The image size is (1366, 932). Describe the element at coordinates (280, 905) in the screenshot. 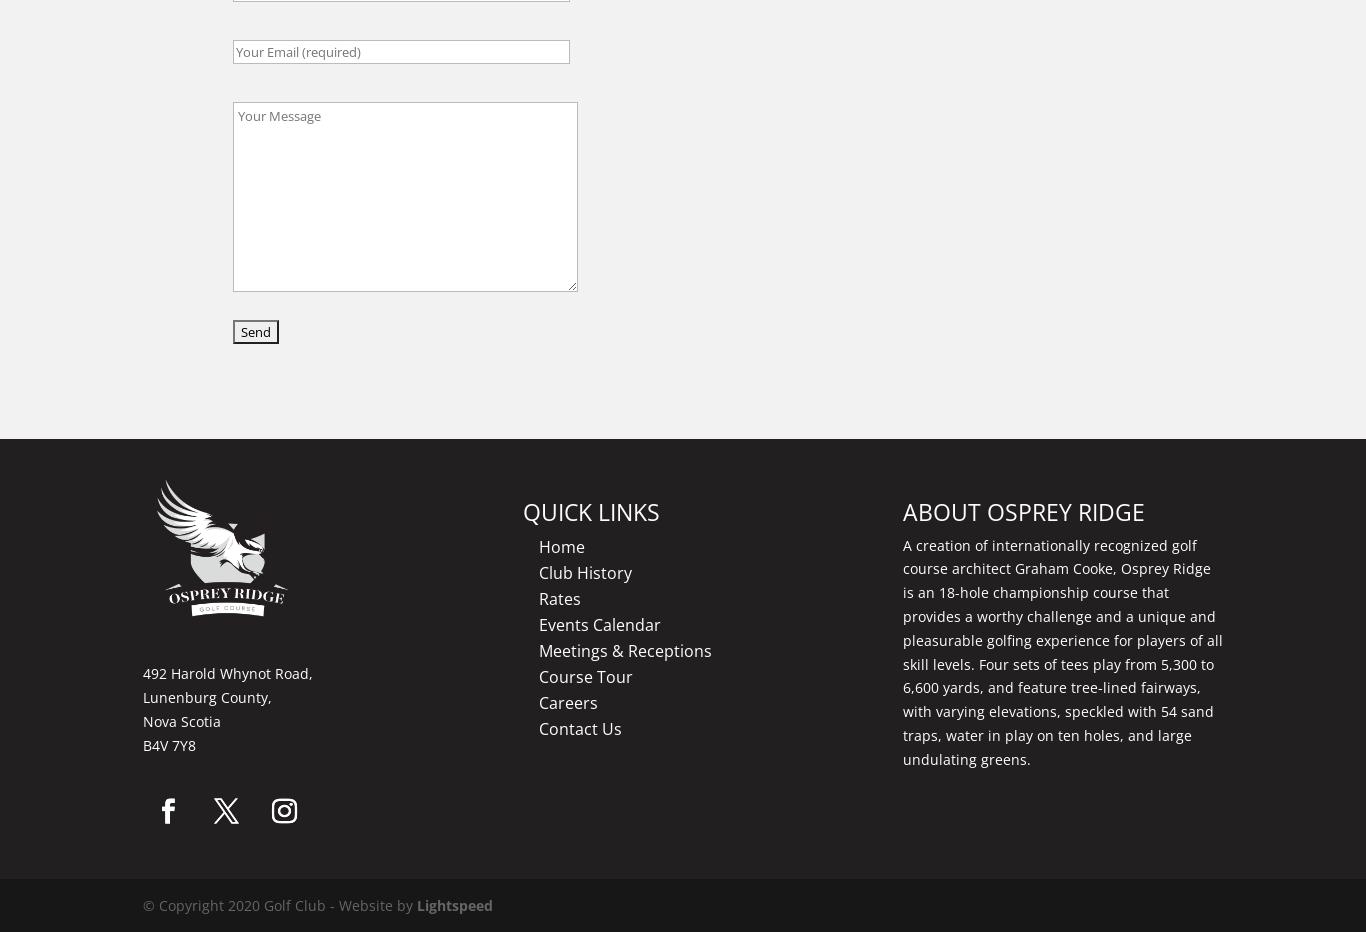

I see `'© Copyright 2020 Golf Club - Website by'` at that location.